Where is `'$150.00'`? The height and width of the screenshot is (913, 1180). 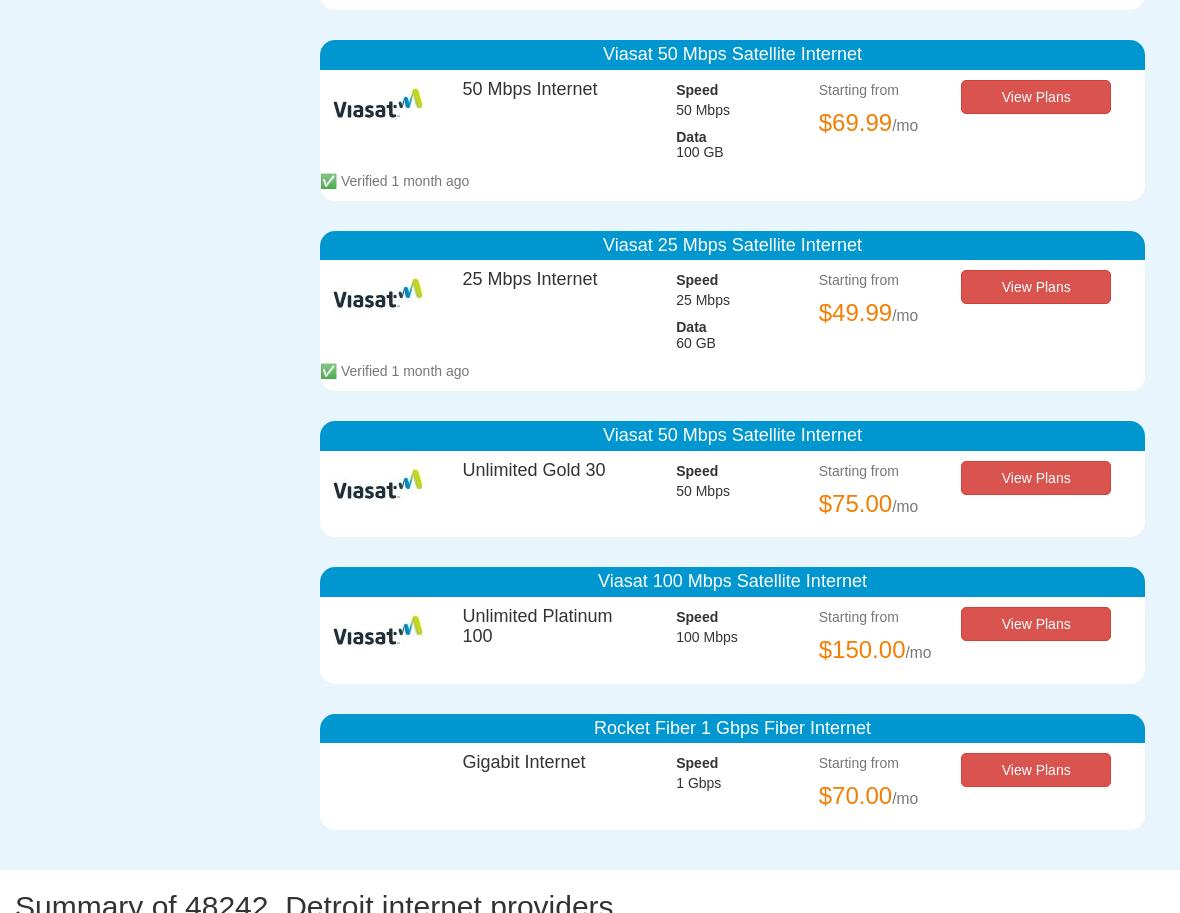 '$150.00' is located at coordinates (861, 648).